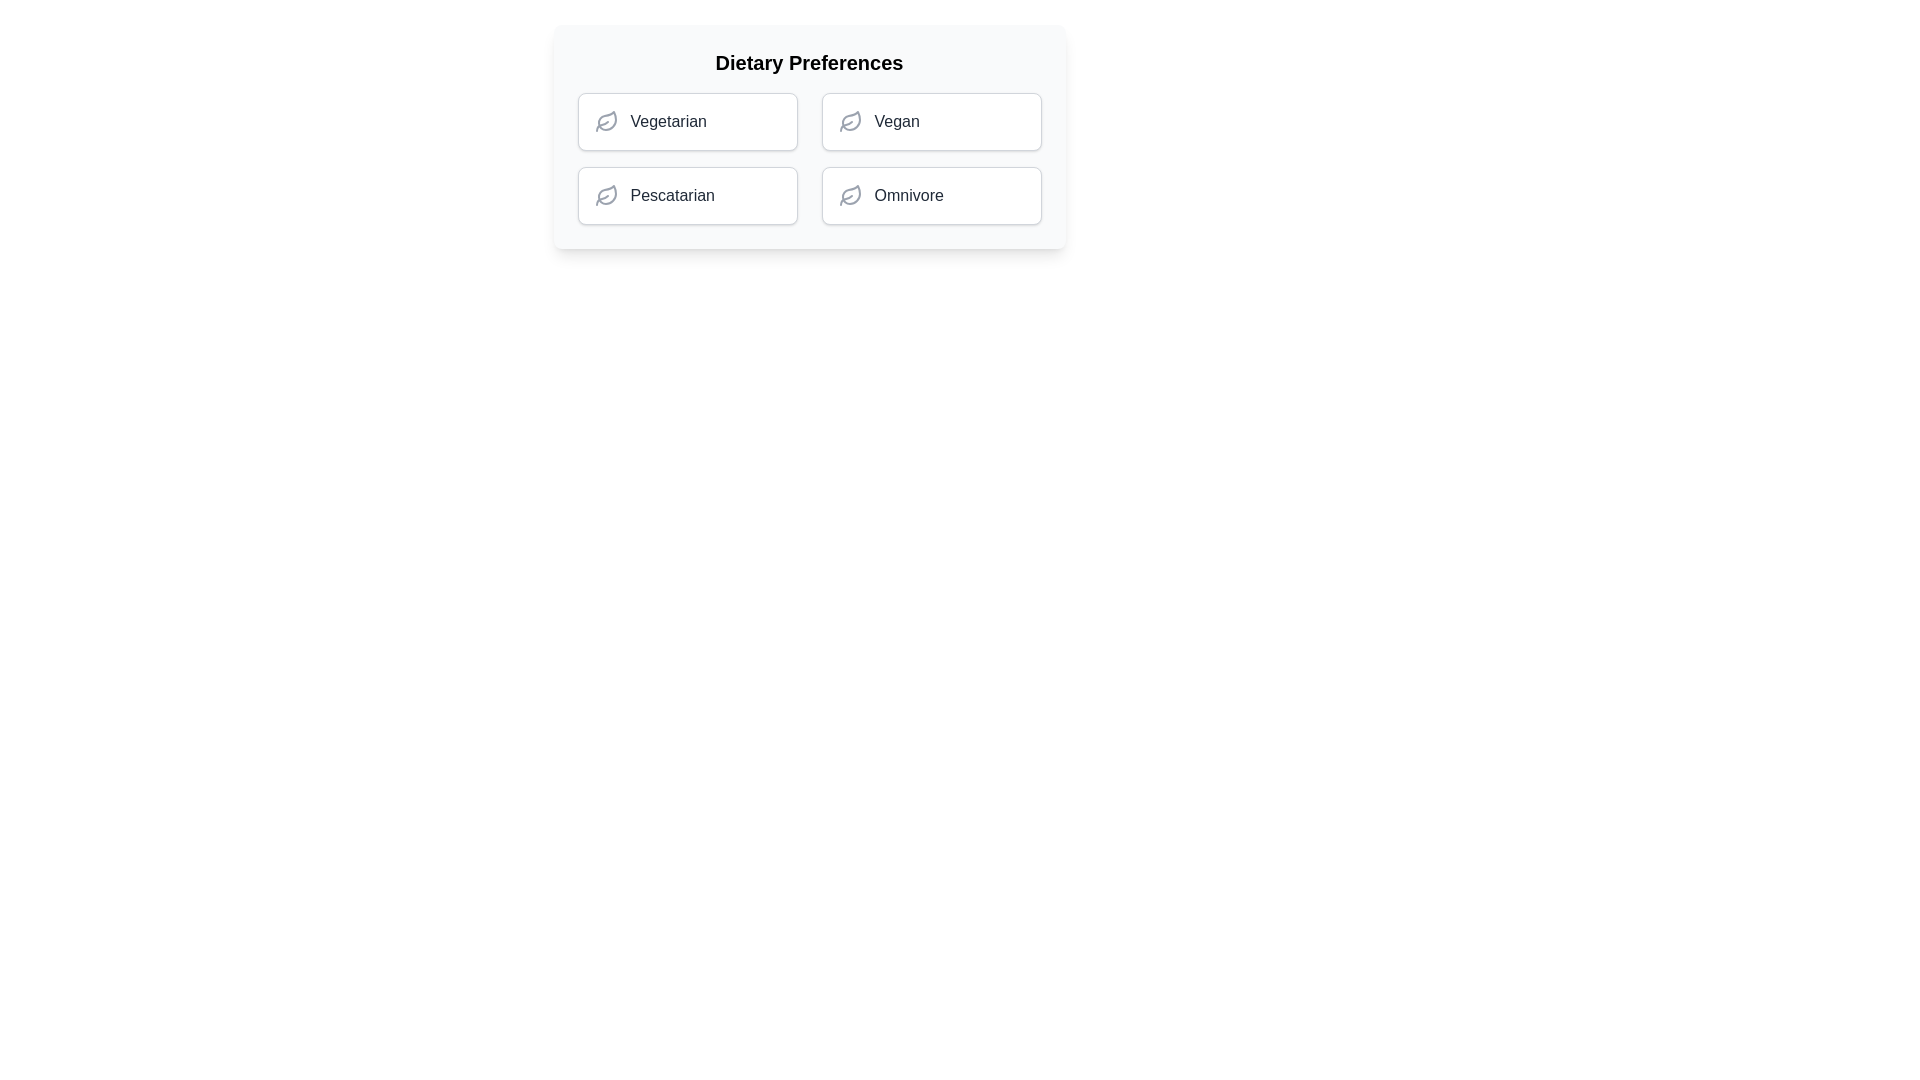  What do you see at coordinates (850, 120) in the screenshot?
I see `the vegan dietary preference icon located in the top-right button of the Dietary Preferences section` at bounding box center [850, 120].